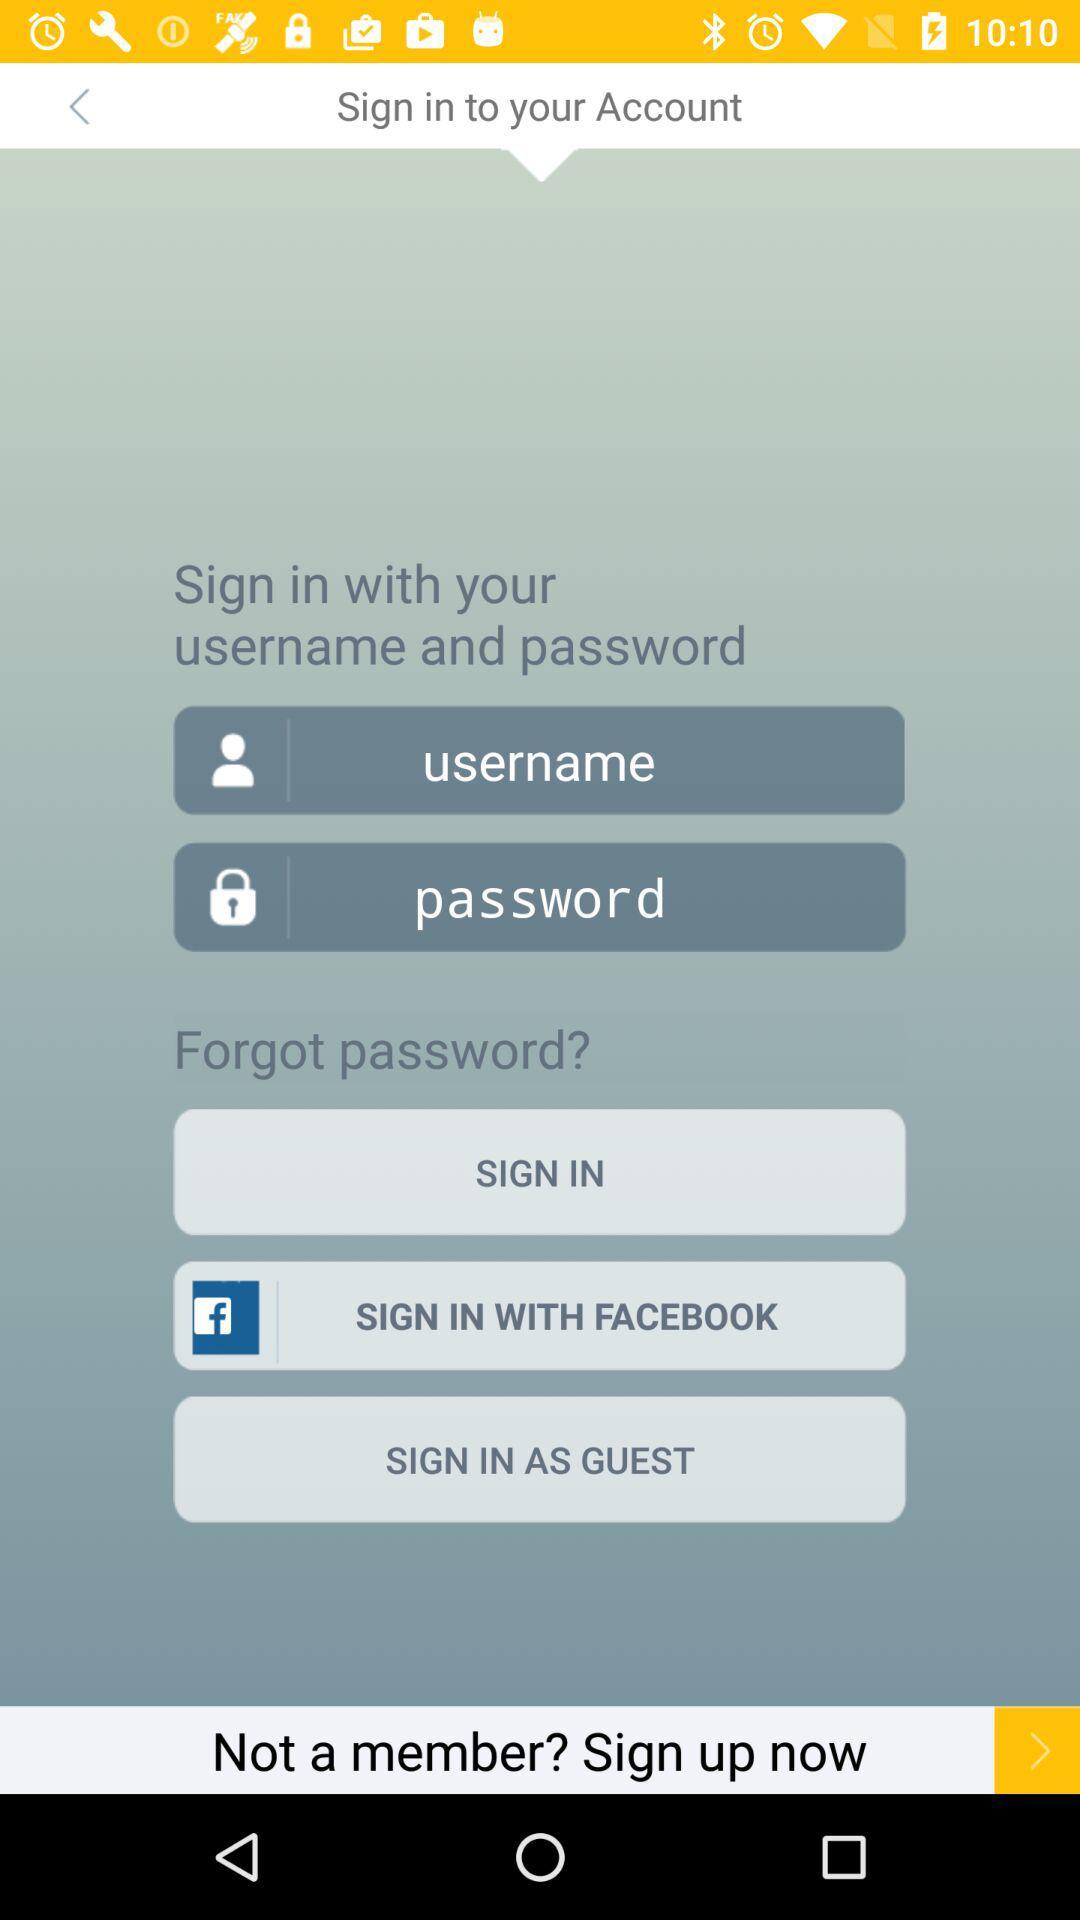 The height and width of the screenshot is (1920, 1080). What do you see at coordinates (540, 895) in the screenshot?
I see `password` at bounding box center [540, 895].